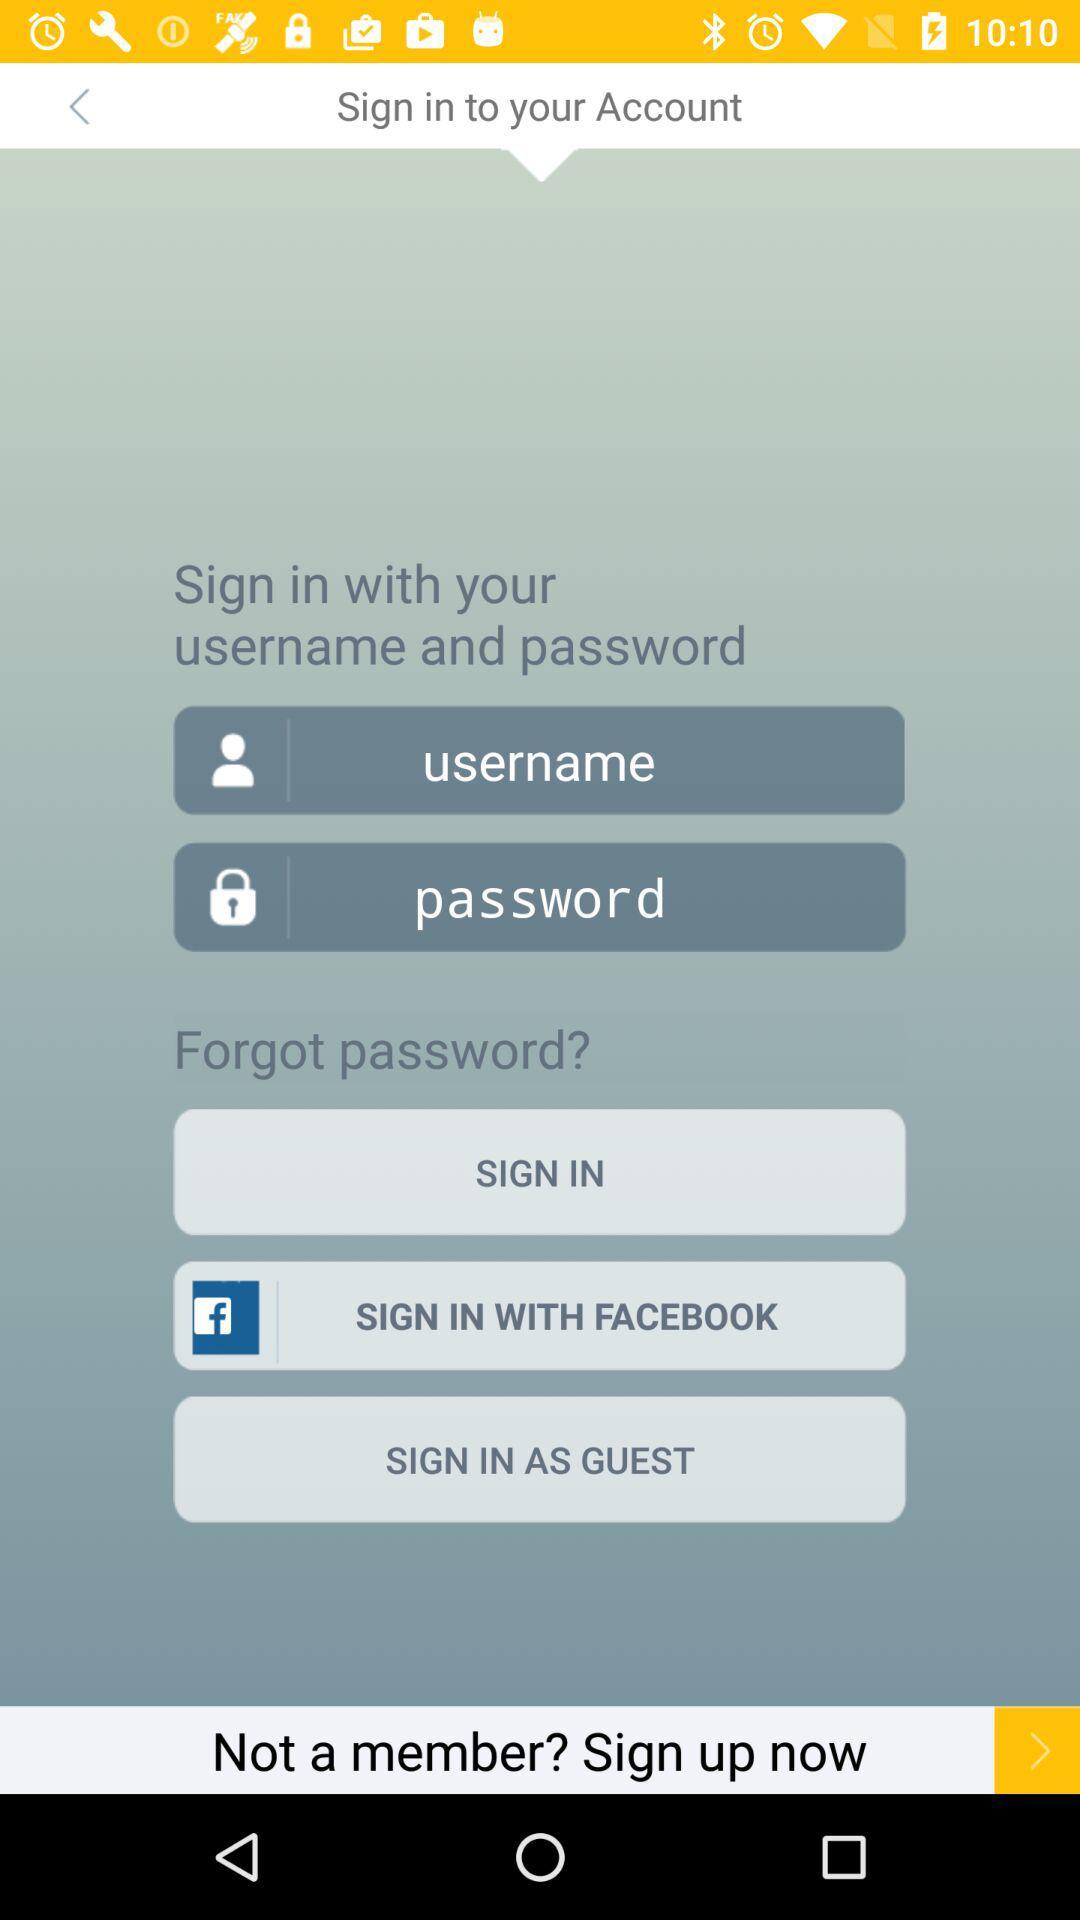 The height and width of the screenshot is (1920, 1080). What do you see at coordinates (540, 895) in the screenshot?
I see `password` at bounding box center [540, 895].